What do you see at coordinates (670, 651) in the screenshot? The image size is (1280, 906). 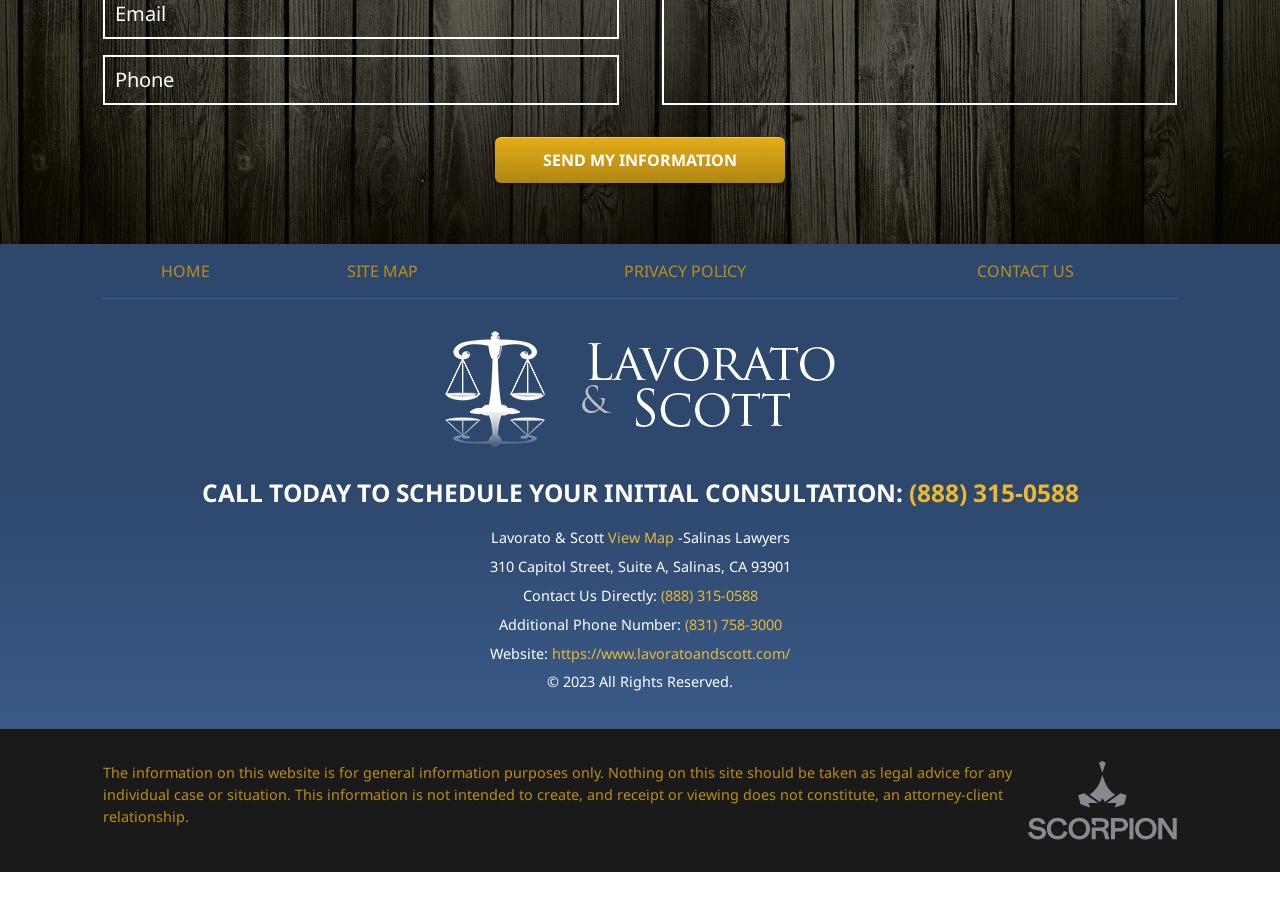 I see `'https://www.lavoratoandscott.com/'` at bounding box center [670, 651].